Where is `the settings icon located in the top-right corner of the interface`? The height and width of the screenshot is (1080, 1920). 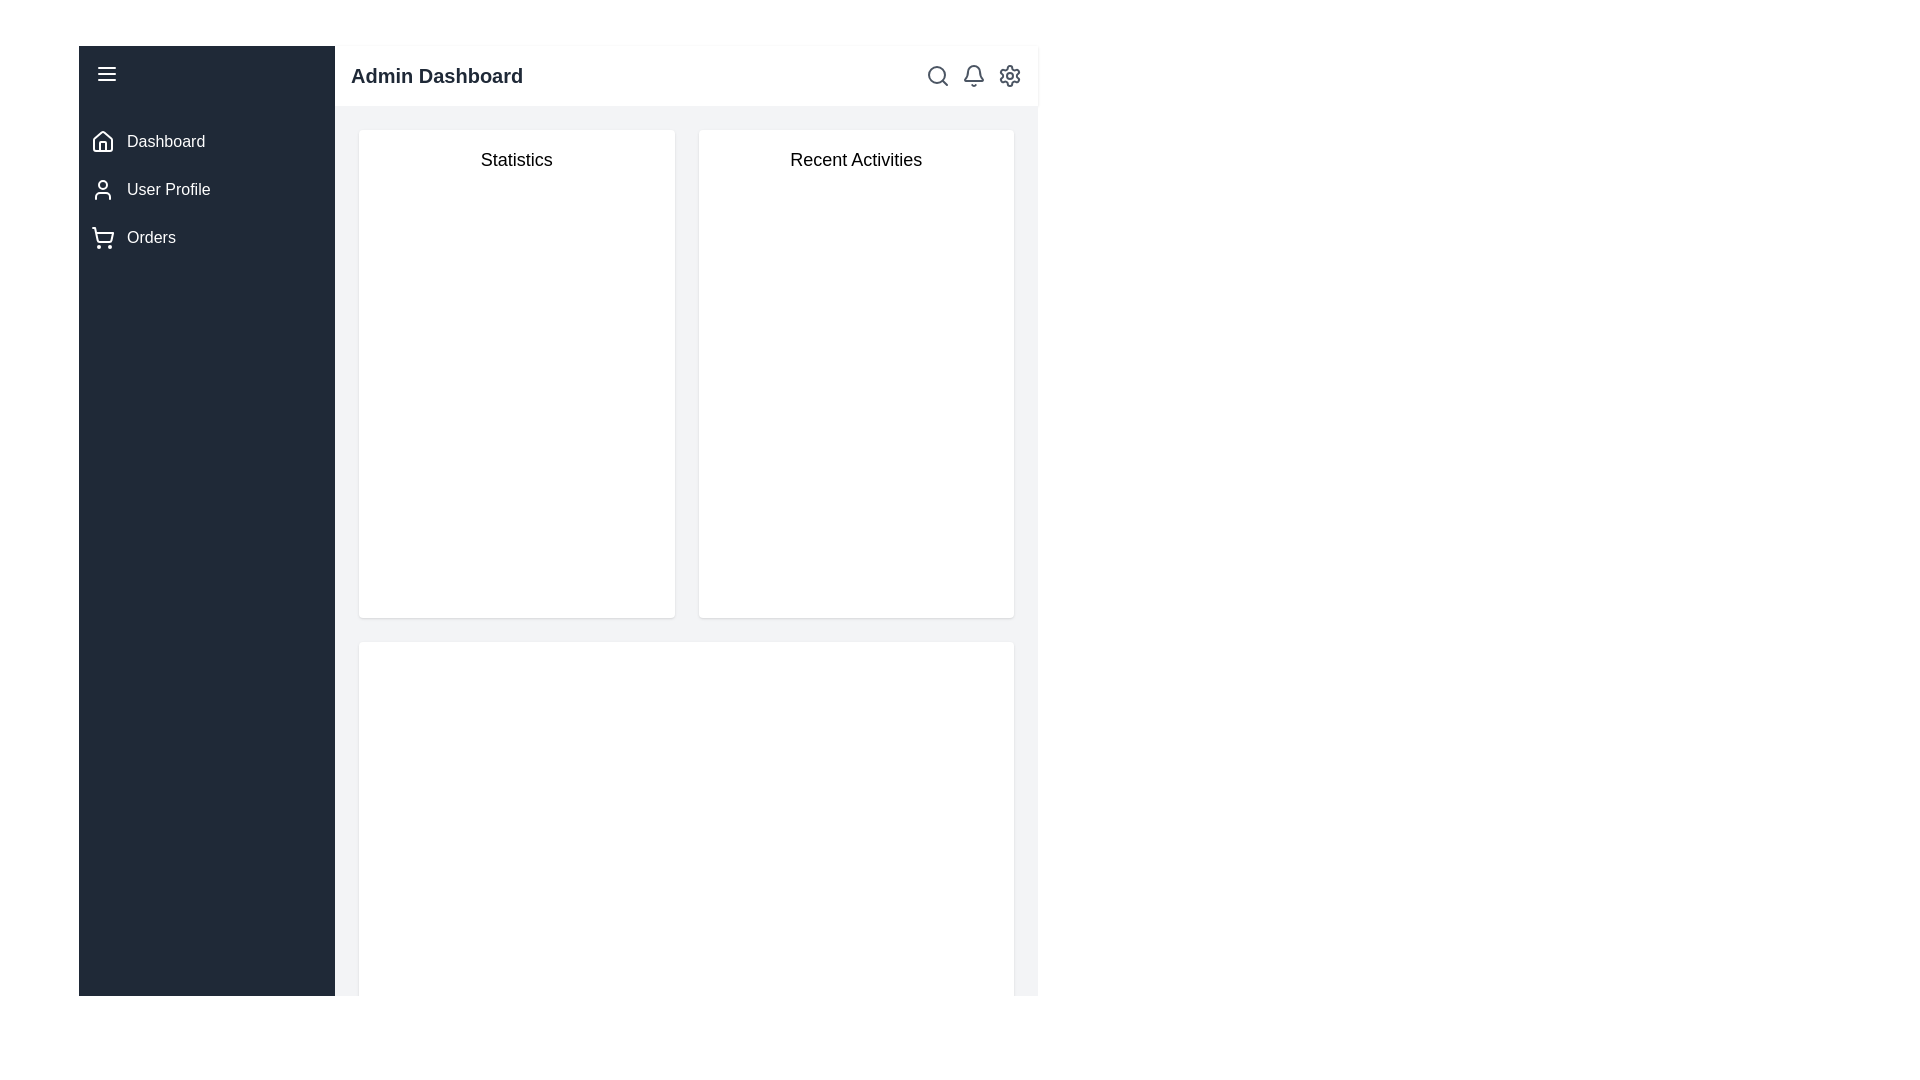 the settings icon located in the top-right corner of the interface is located at coordinates (1009, 75).